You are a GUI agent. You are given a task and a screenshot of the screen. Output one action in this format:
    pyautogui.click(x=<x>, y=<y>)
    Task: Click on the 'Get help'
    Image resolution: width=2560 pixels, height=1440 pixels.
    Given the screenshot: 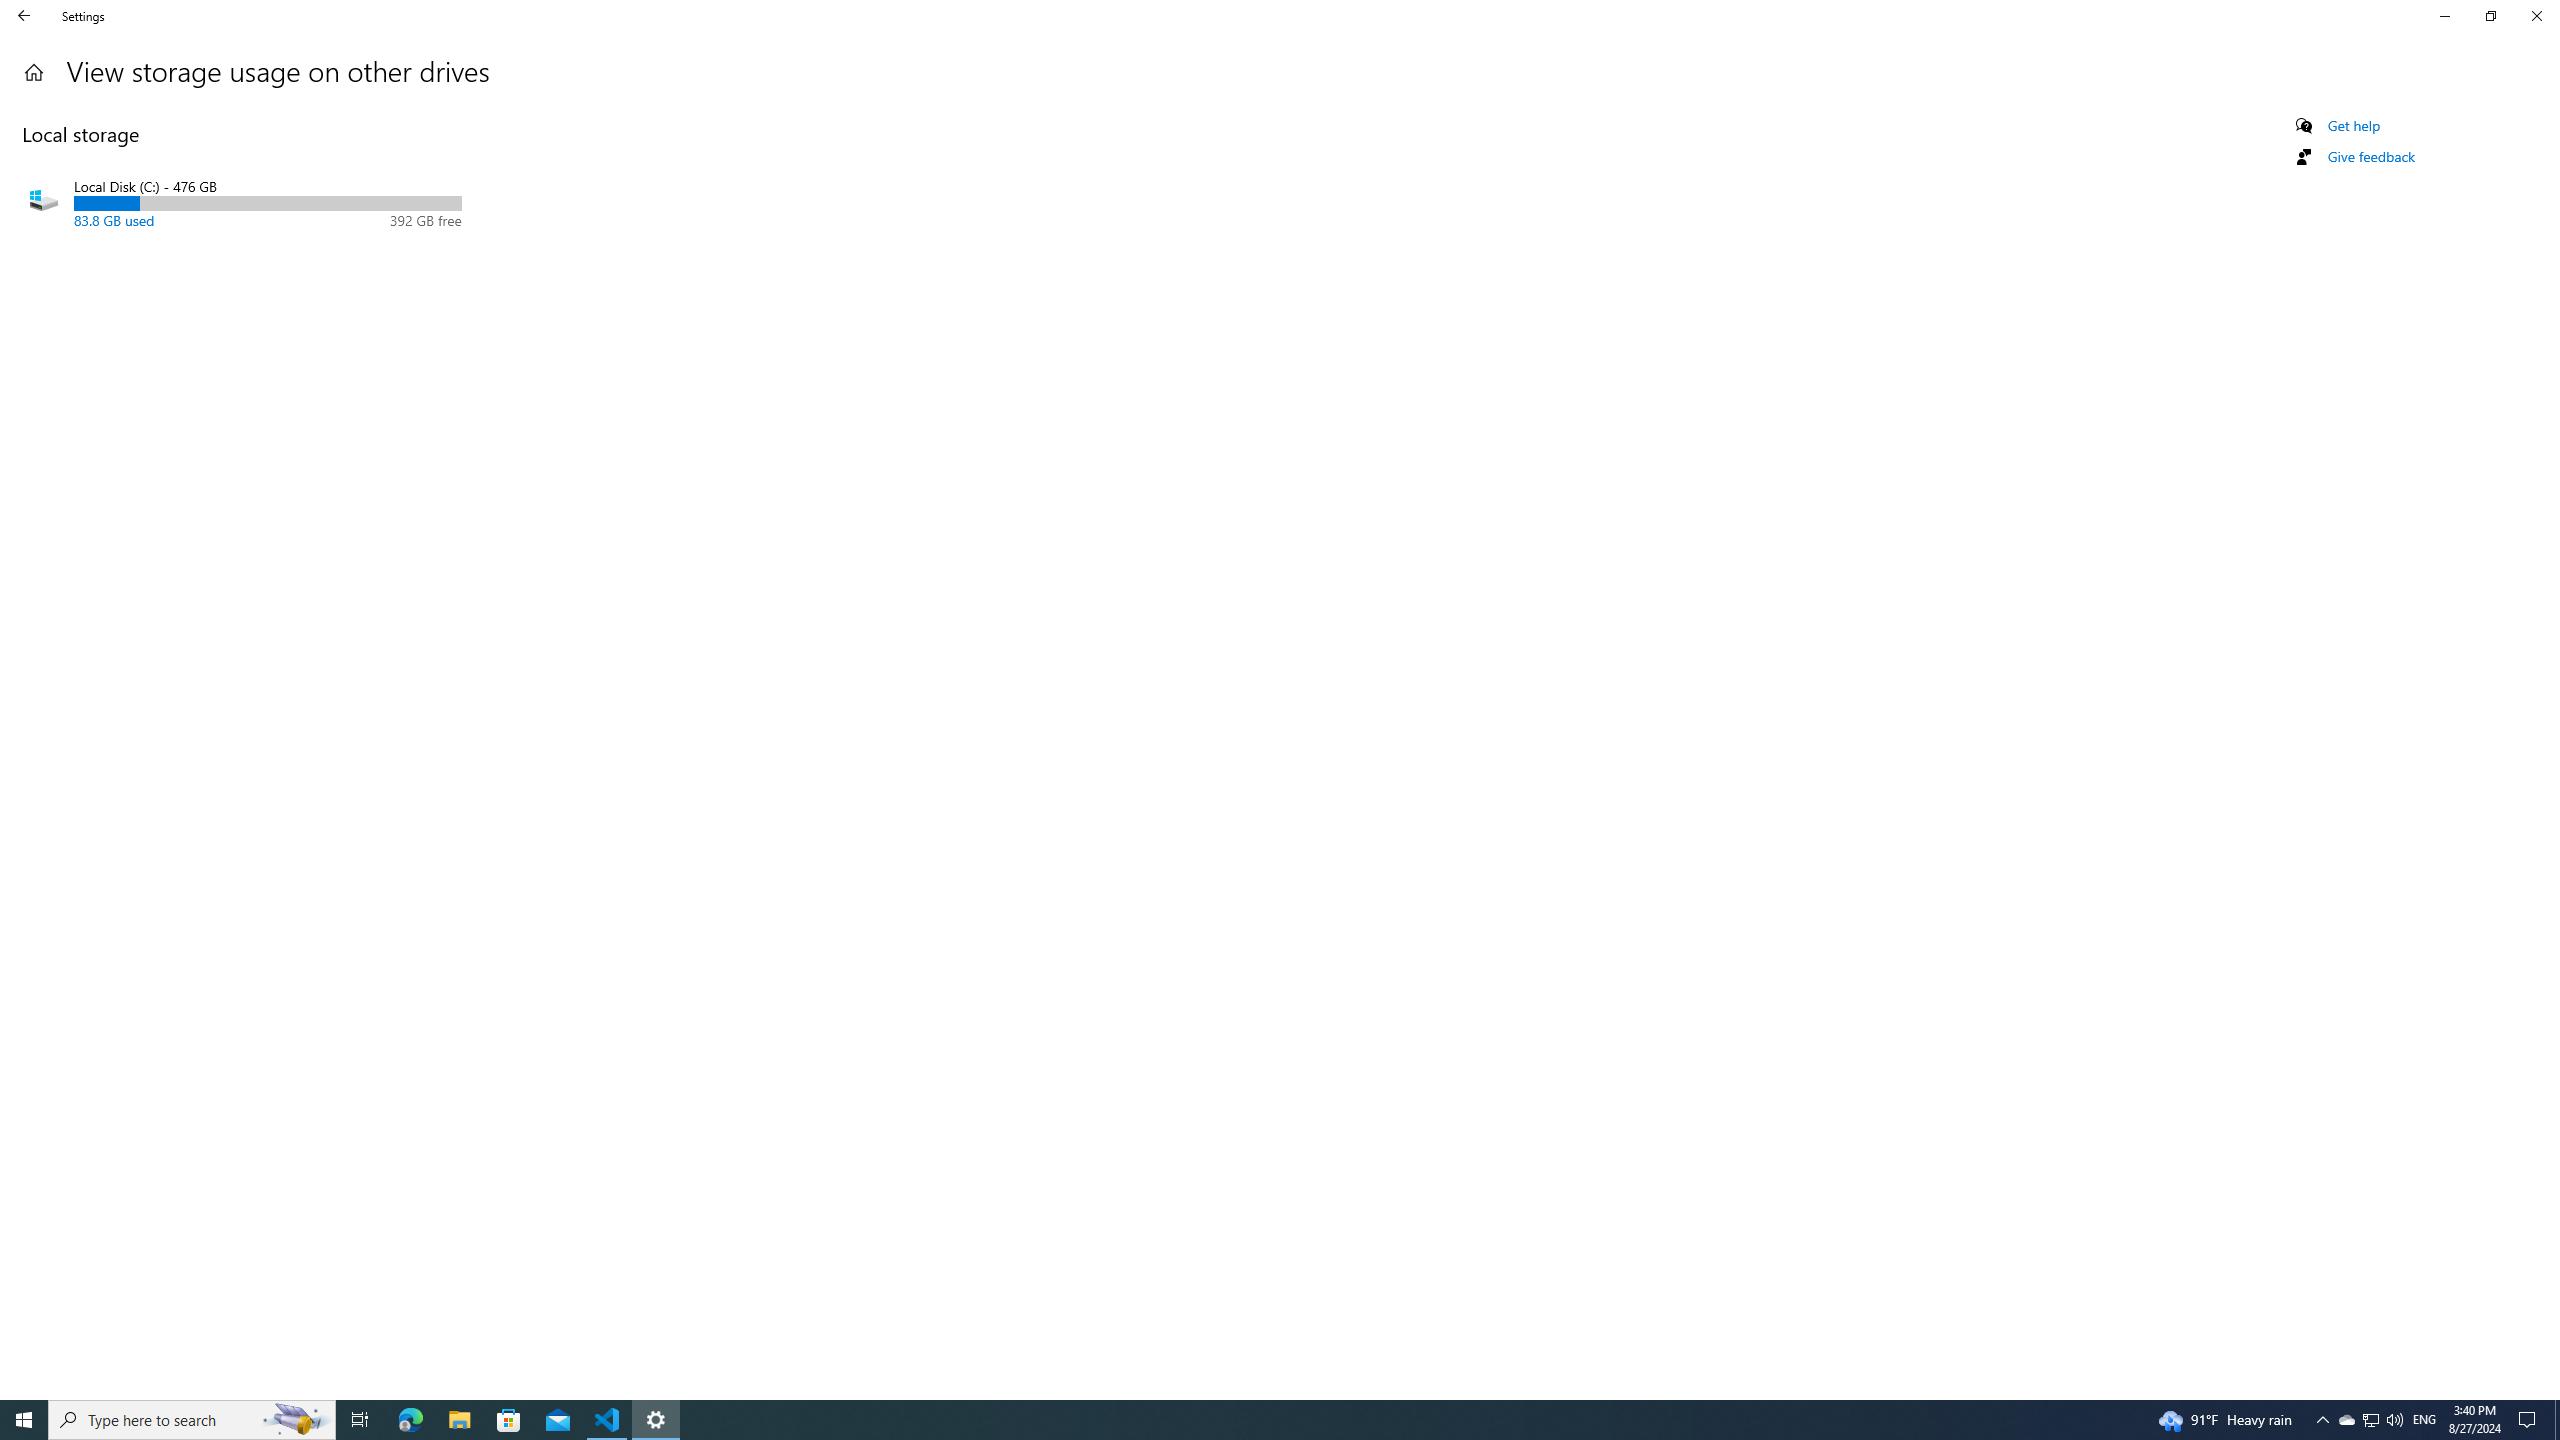 What is the action you would take?
    pyautogui.click(x=2352, y=125)
    